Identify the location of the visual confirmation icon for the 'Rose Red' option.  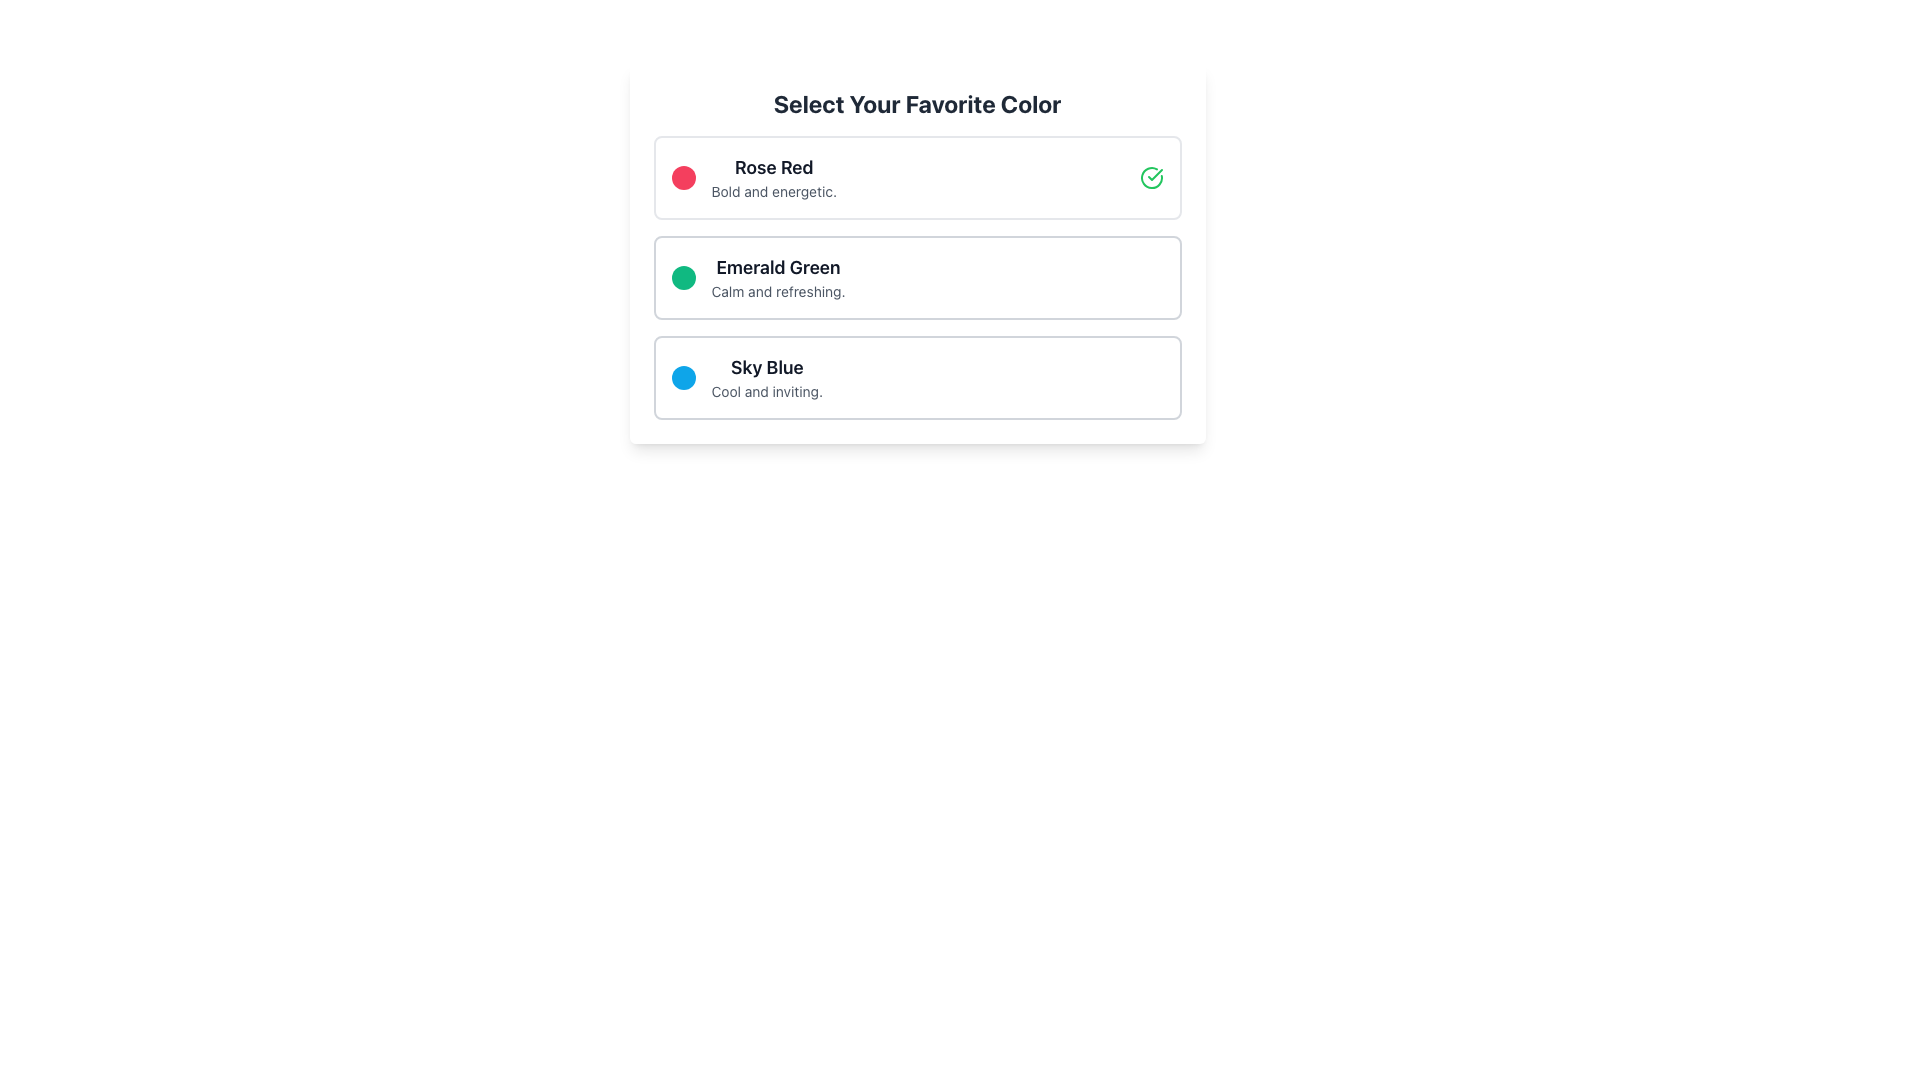
(1151, 176).